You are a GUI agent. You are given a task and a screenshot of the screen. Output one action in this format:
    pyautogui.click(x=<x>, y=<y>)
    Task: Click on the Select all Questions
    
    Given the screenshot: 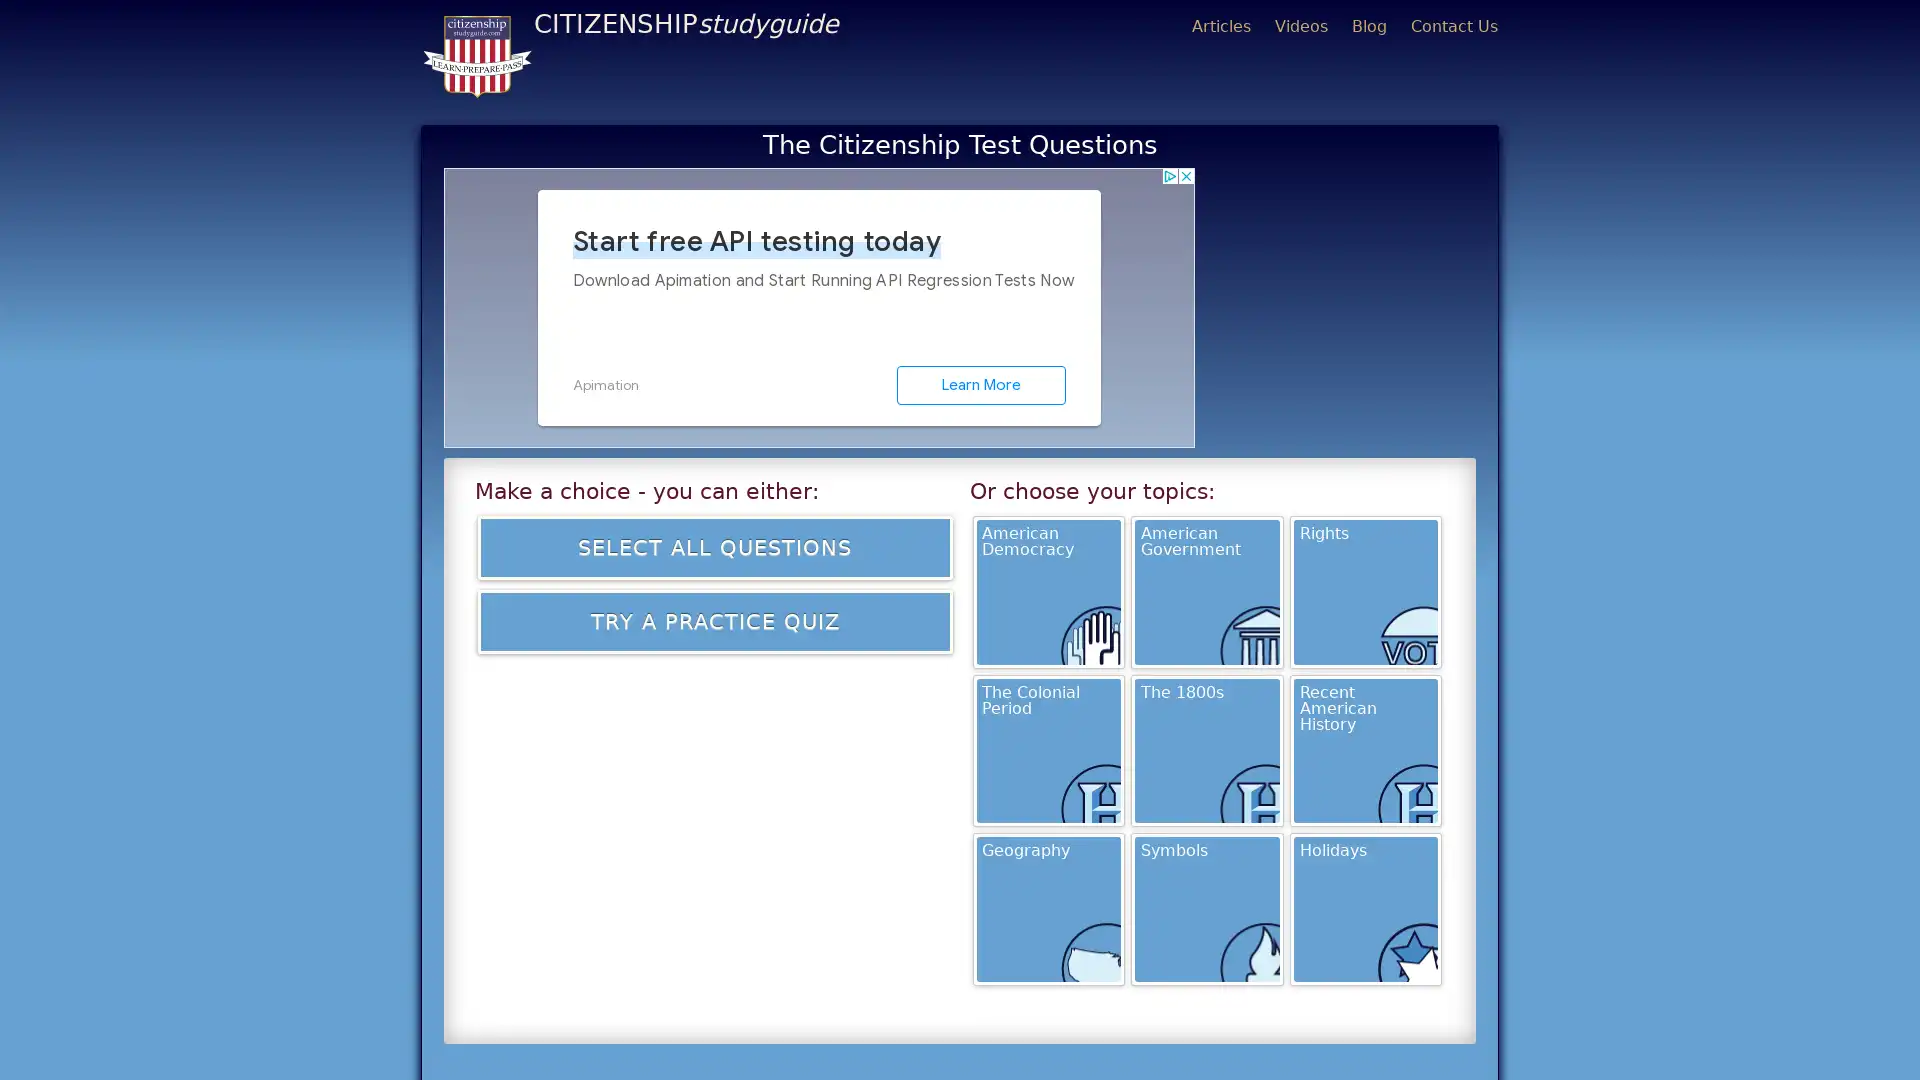 What is the action you would take?
    pyautogui.click(x=715, y=547)
    